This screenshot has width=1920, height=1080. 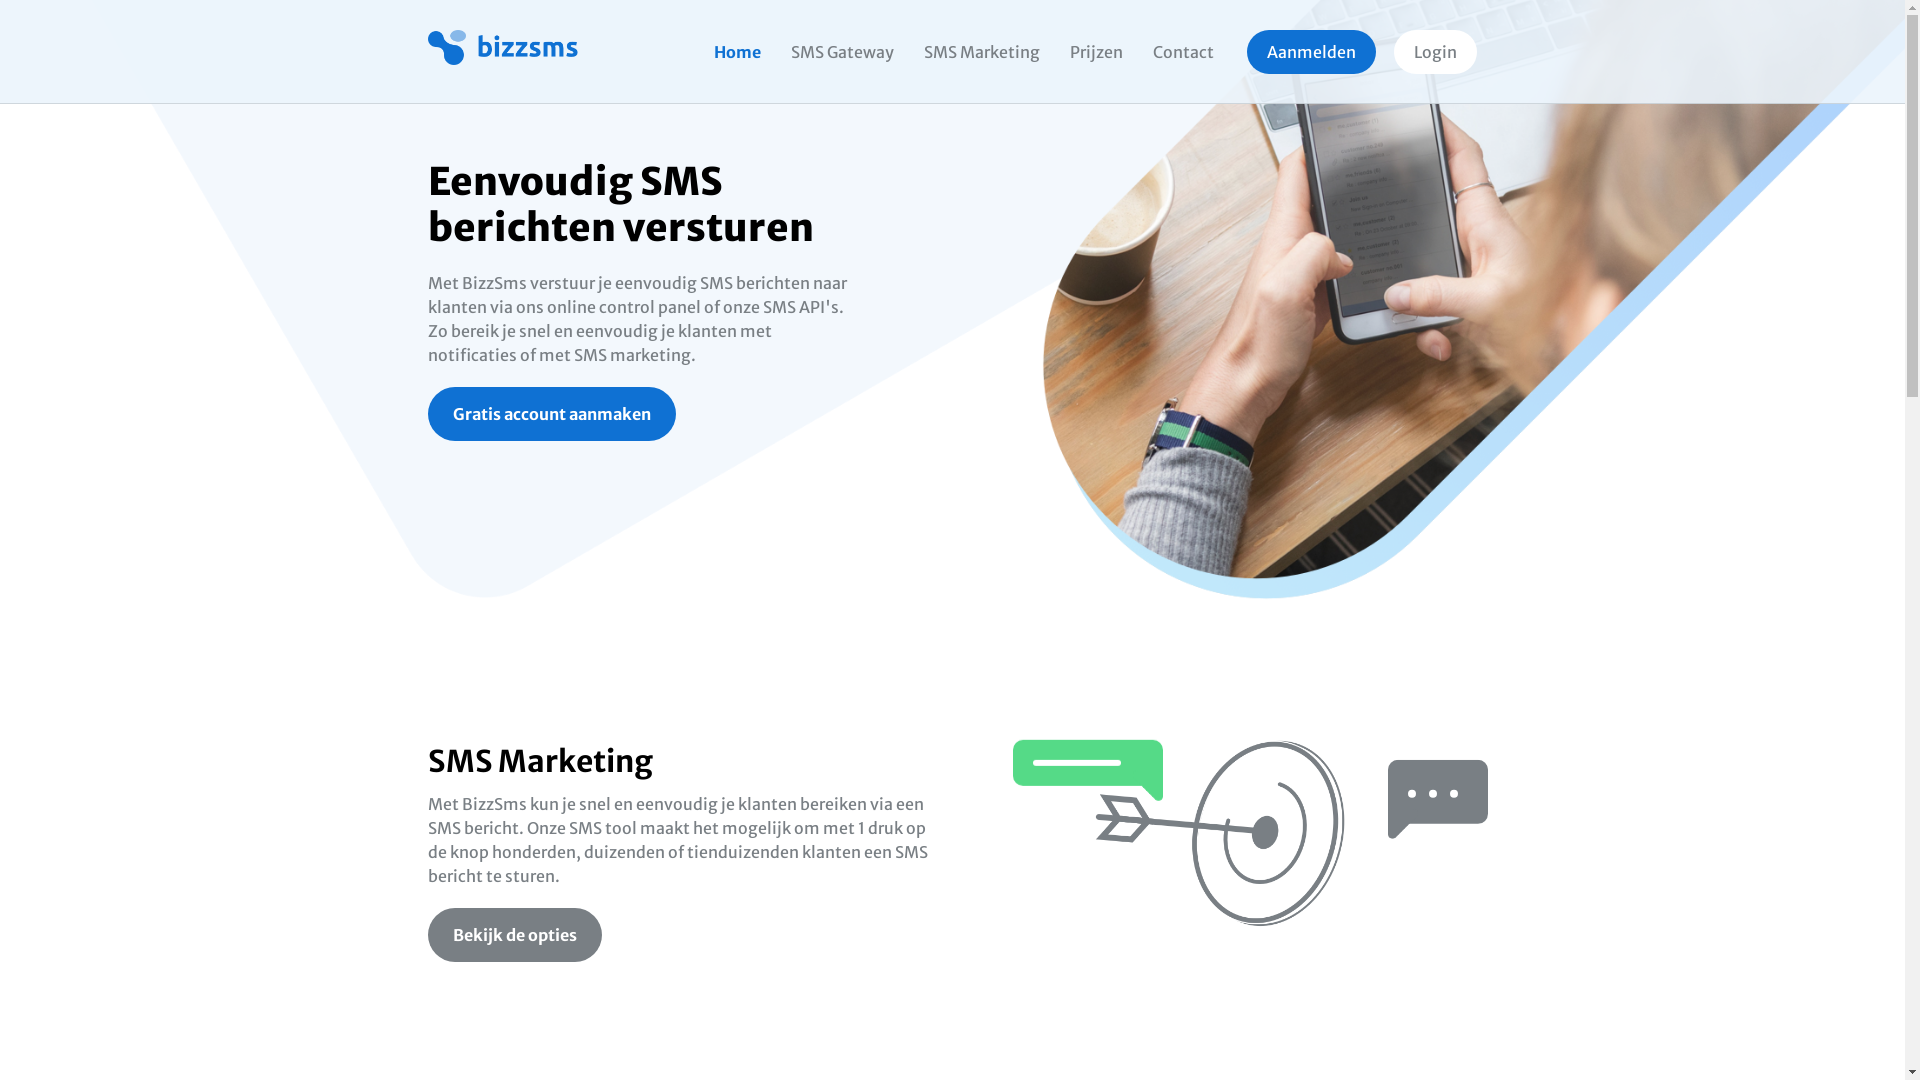 I want to click on 'Prijzen', so click(x=1095, y=50).